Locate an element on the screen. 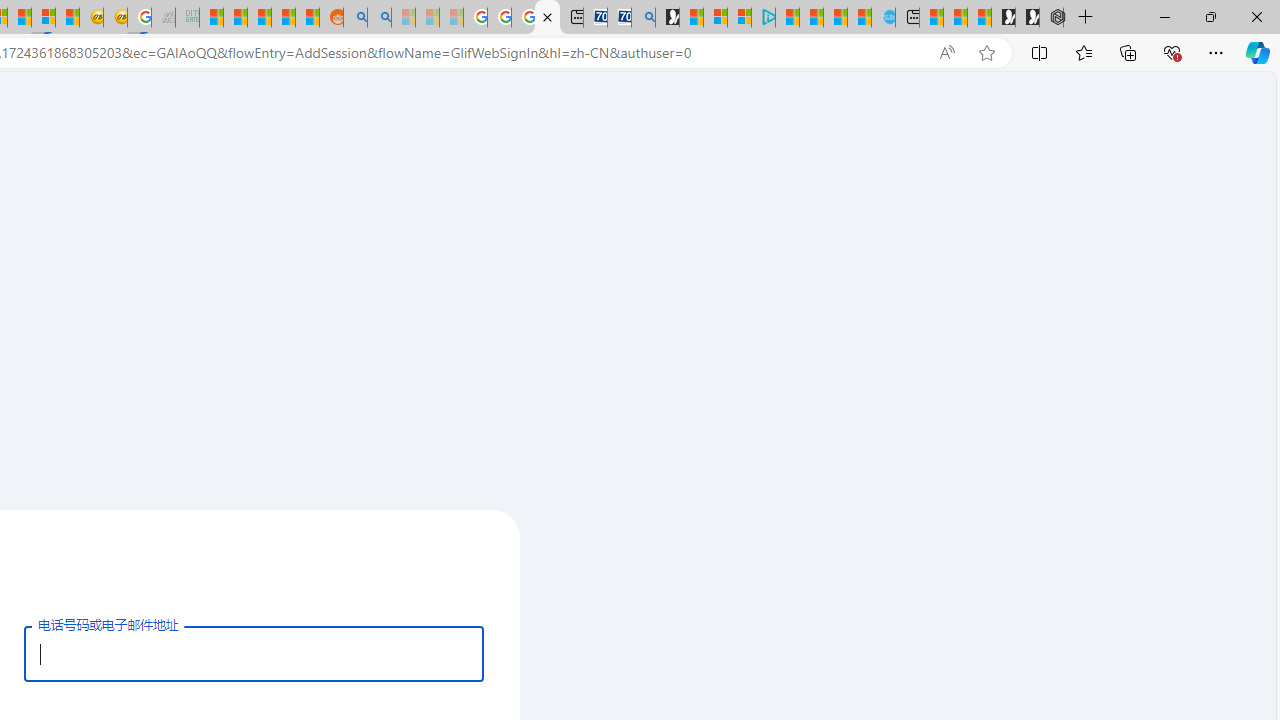  'Bing Real Estate - Home sales and rental listings' is located at coordinates (643, 17).